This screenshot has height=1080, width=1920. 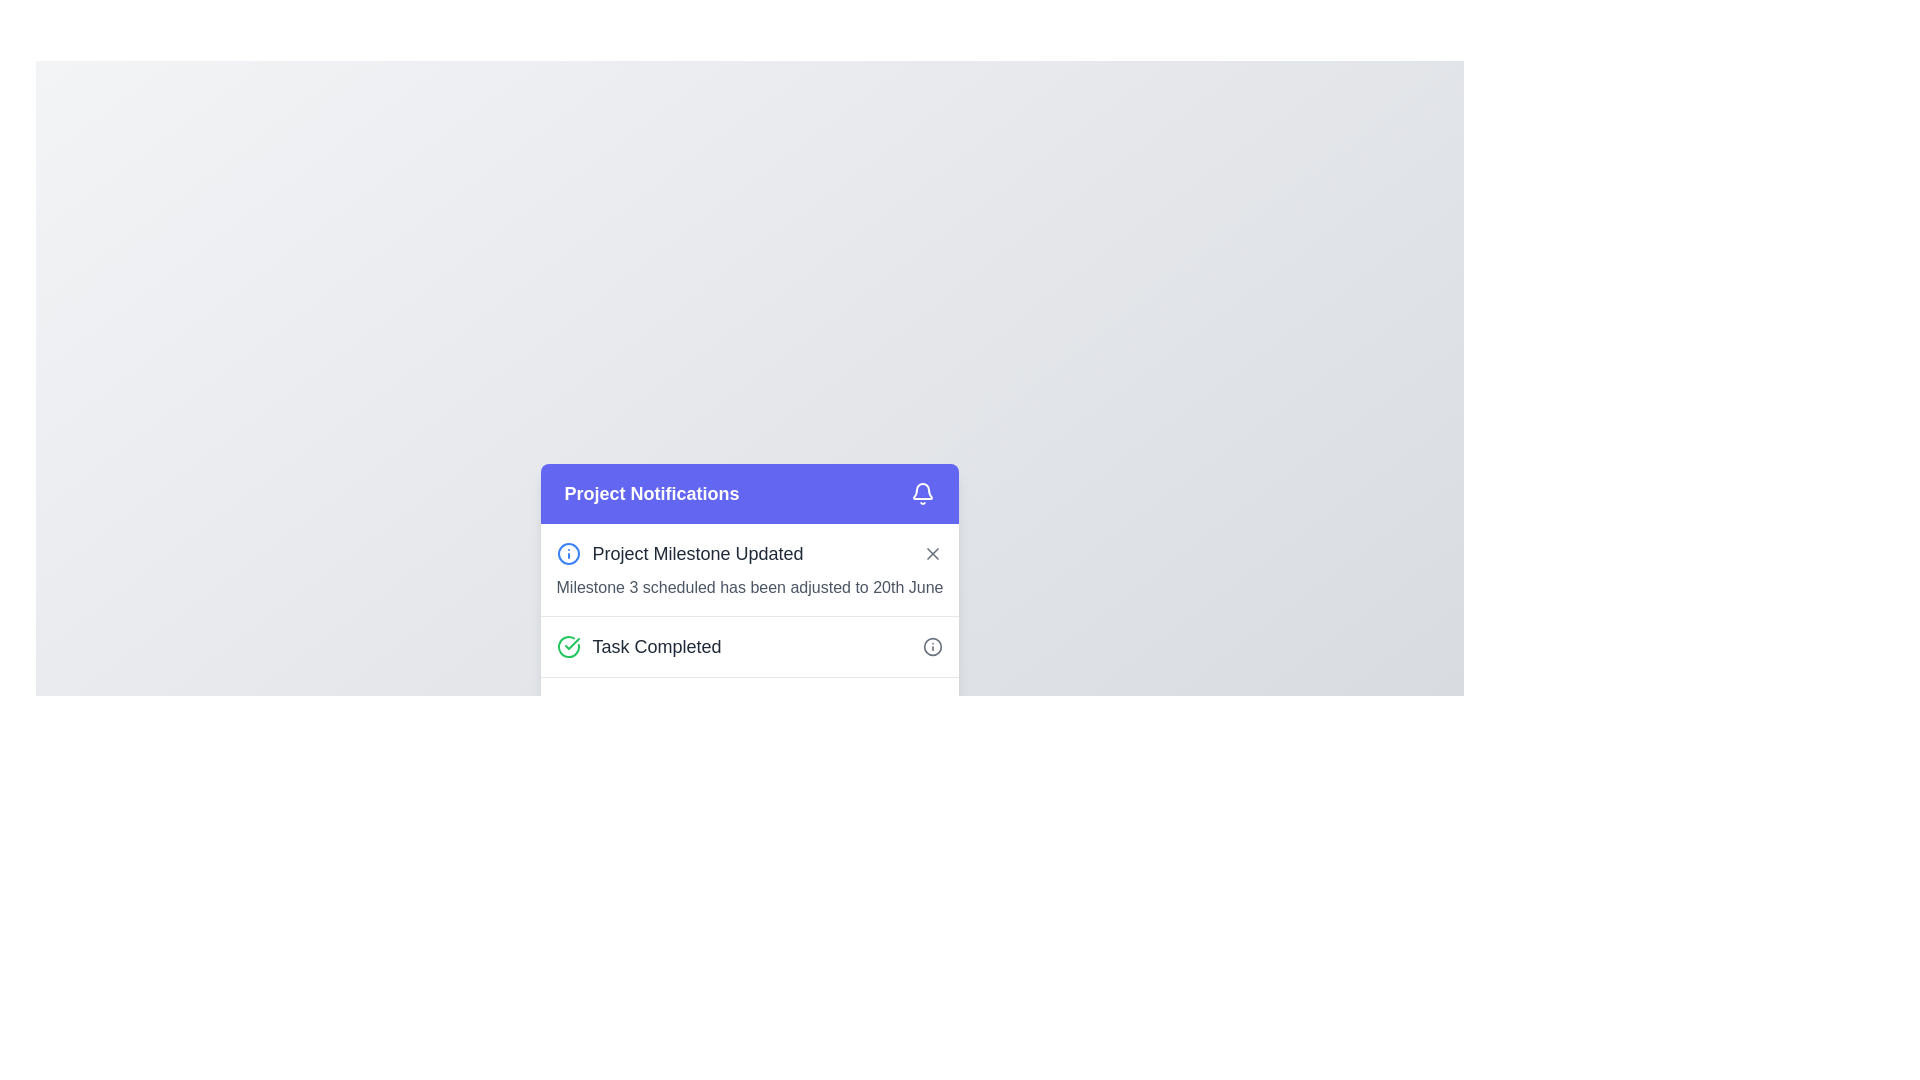 What do you see at coordinates (567, 554) in the screenshot?
I see `the outermost blue outlined circle of the info icon located to the right of the 'Task Completed' text in the notification card` at bounding box center [567, 554].